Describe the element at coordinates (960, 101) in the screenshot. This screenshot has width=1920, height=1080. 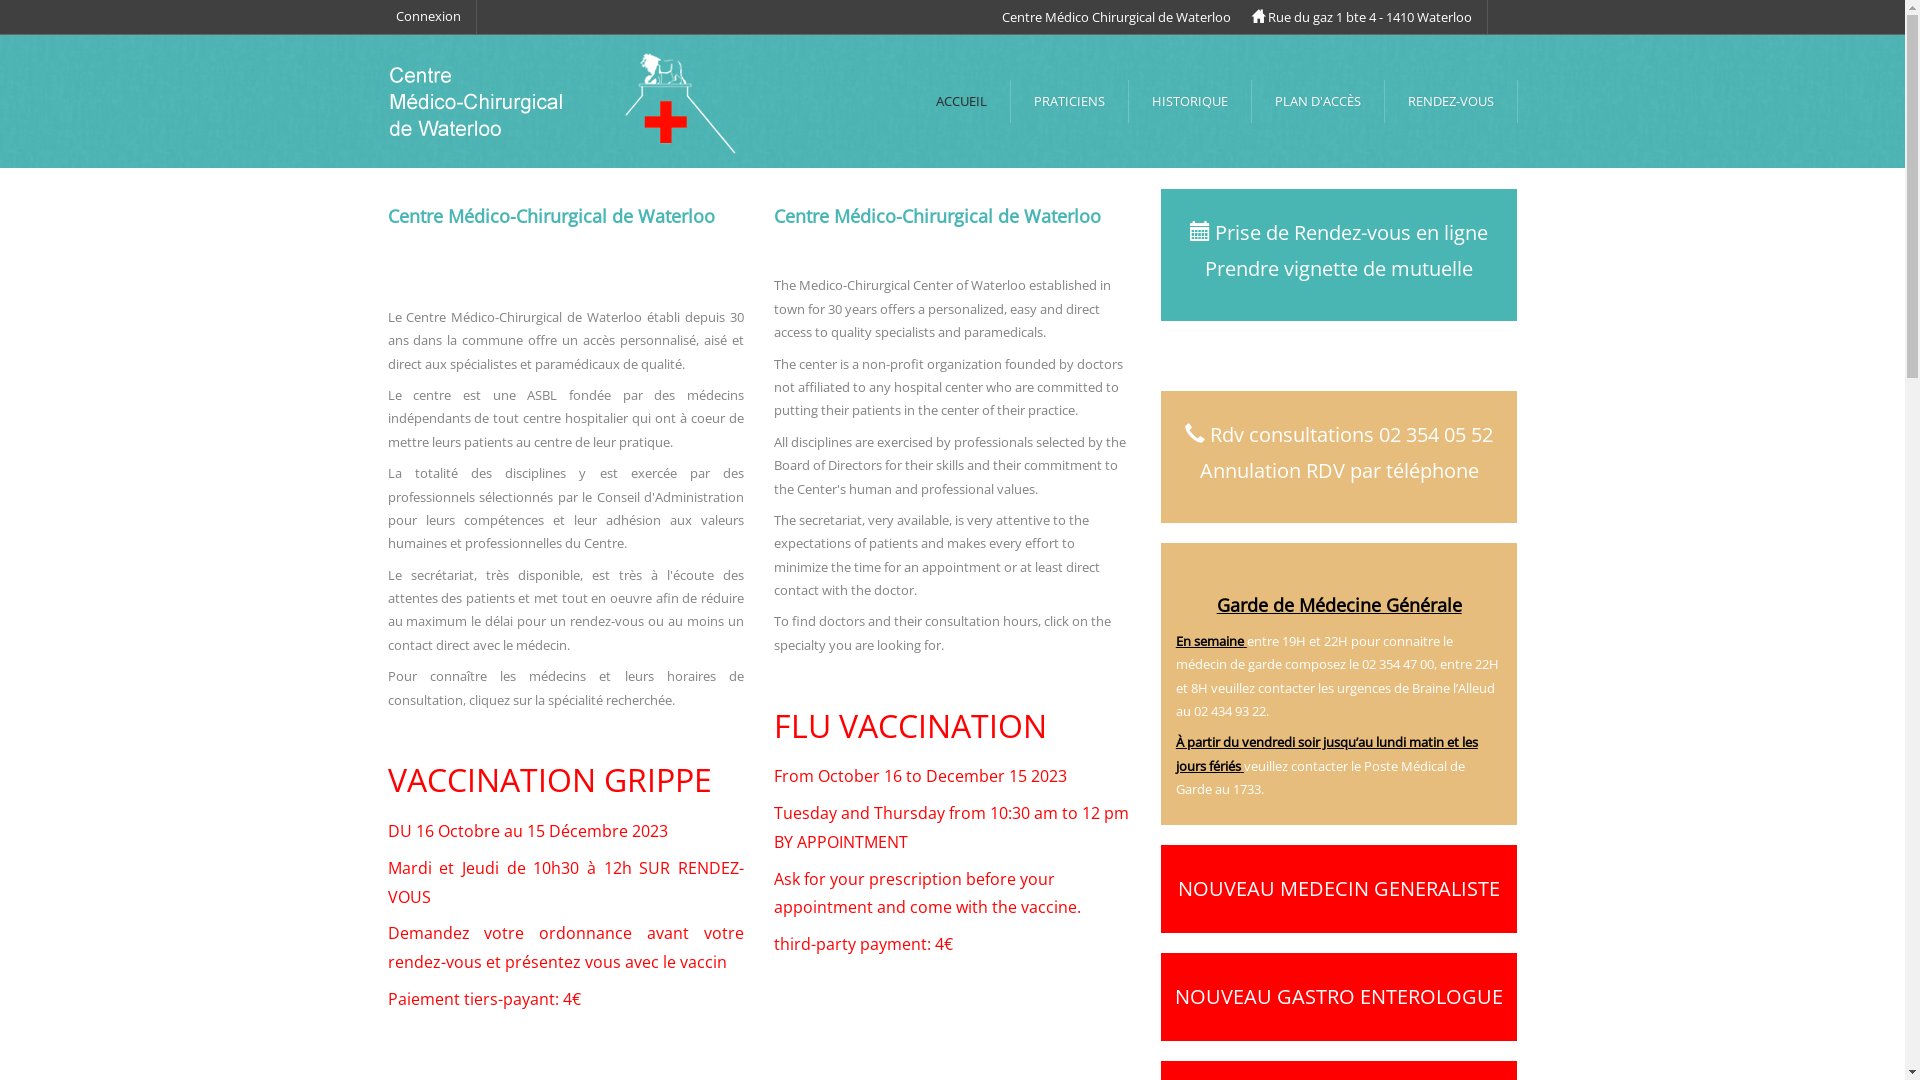
I see `'ACCUEIL'` at that location.